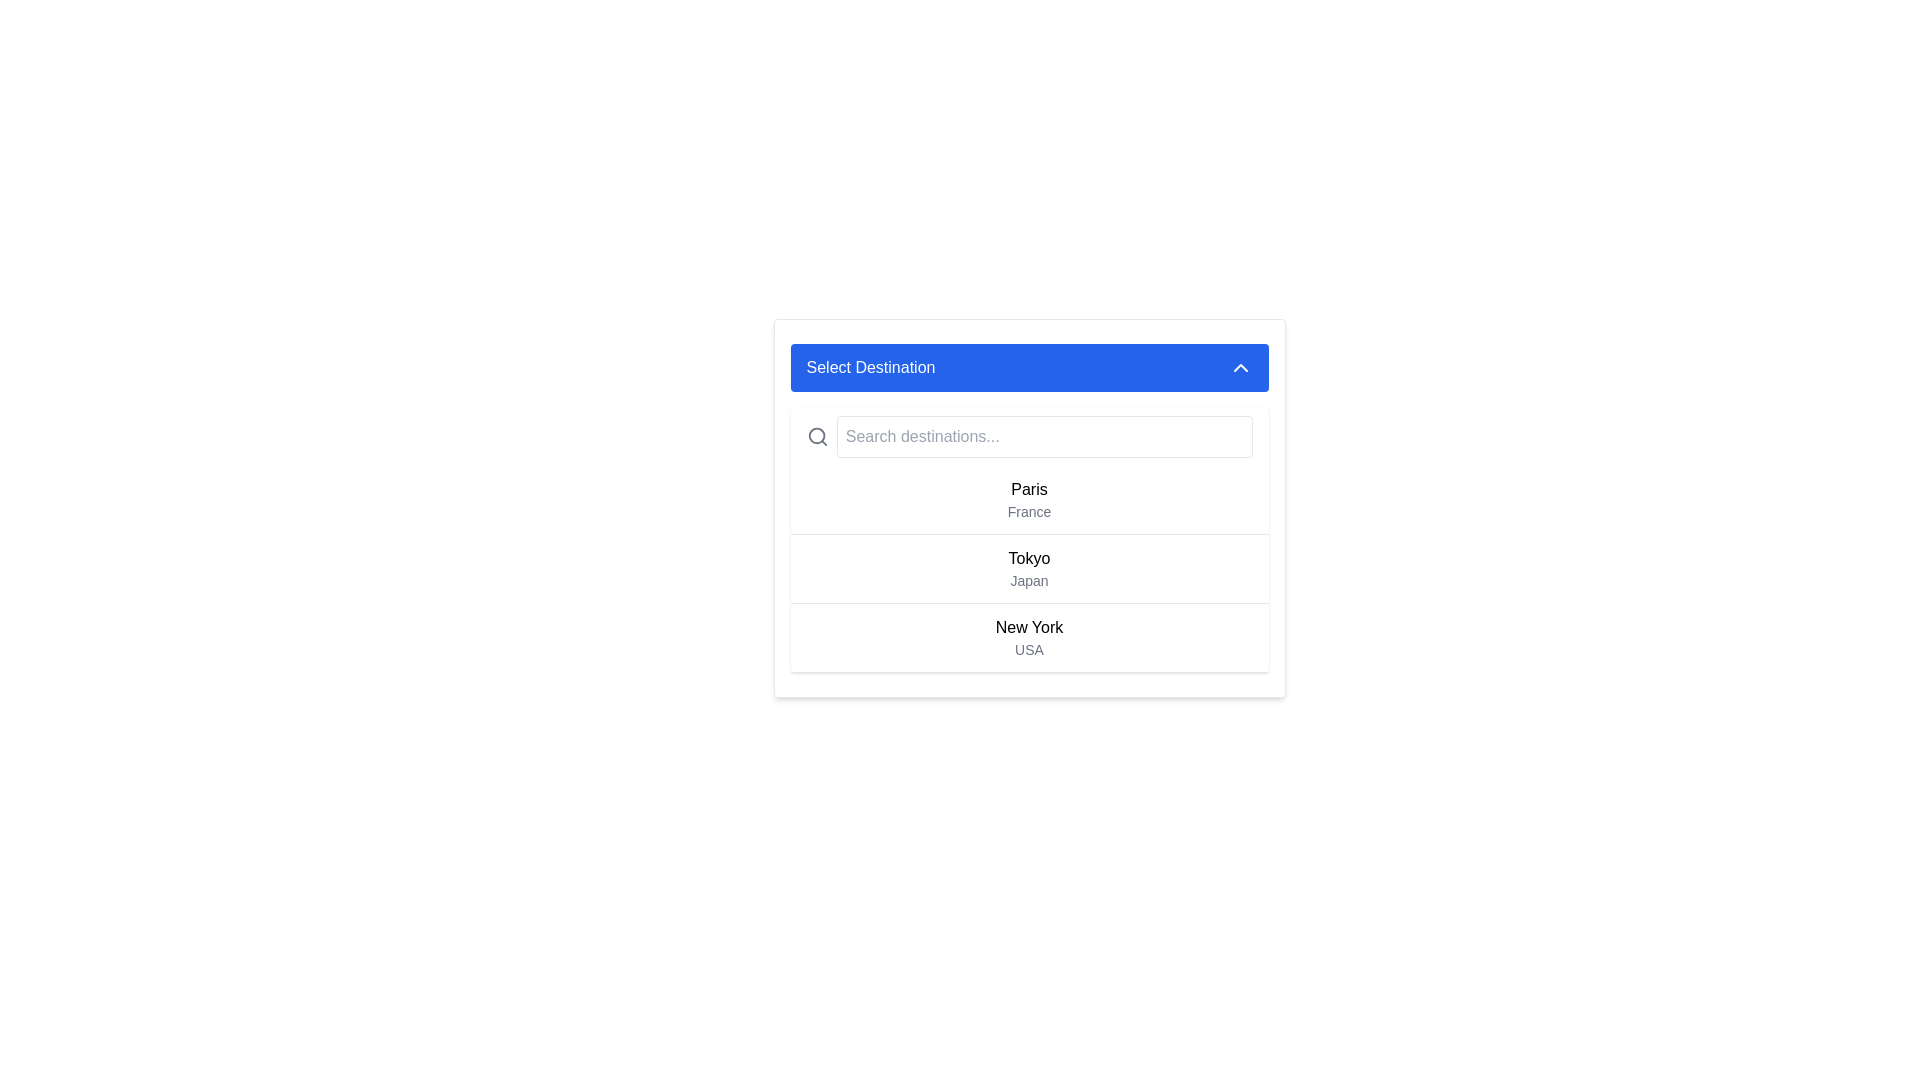  Describe the element at coordinates (870, 367) in the screenshot. I see `text from the Text Label that indicates the purpose of the dropdown menu for selecting a destination, located at the top of the menu component, centered horizontally and aligned to the left edge` at that location.